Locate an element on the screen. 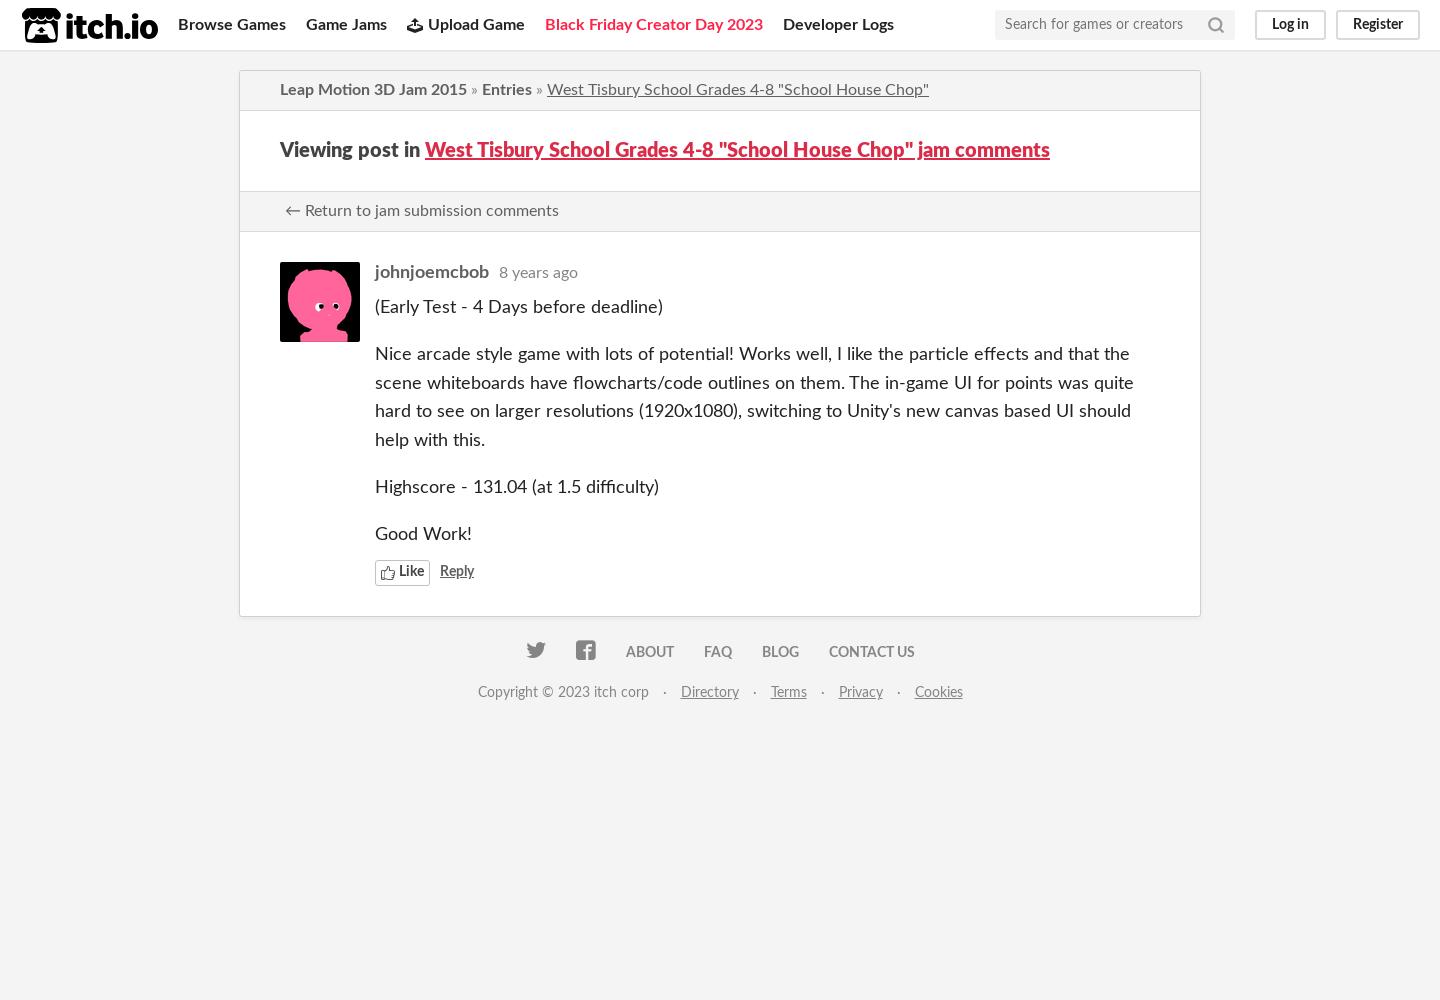  'FAQ' is located at coordinates (716, 652).